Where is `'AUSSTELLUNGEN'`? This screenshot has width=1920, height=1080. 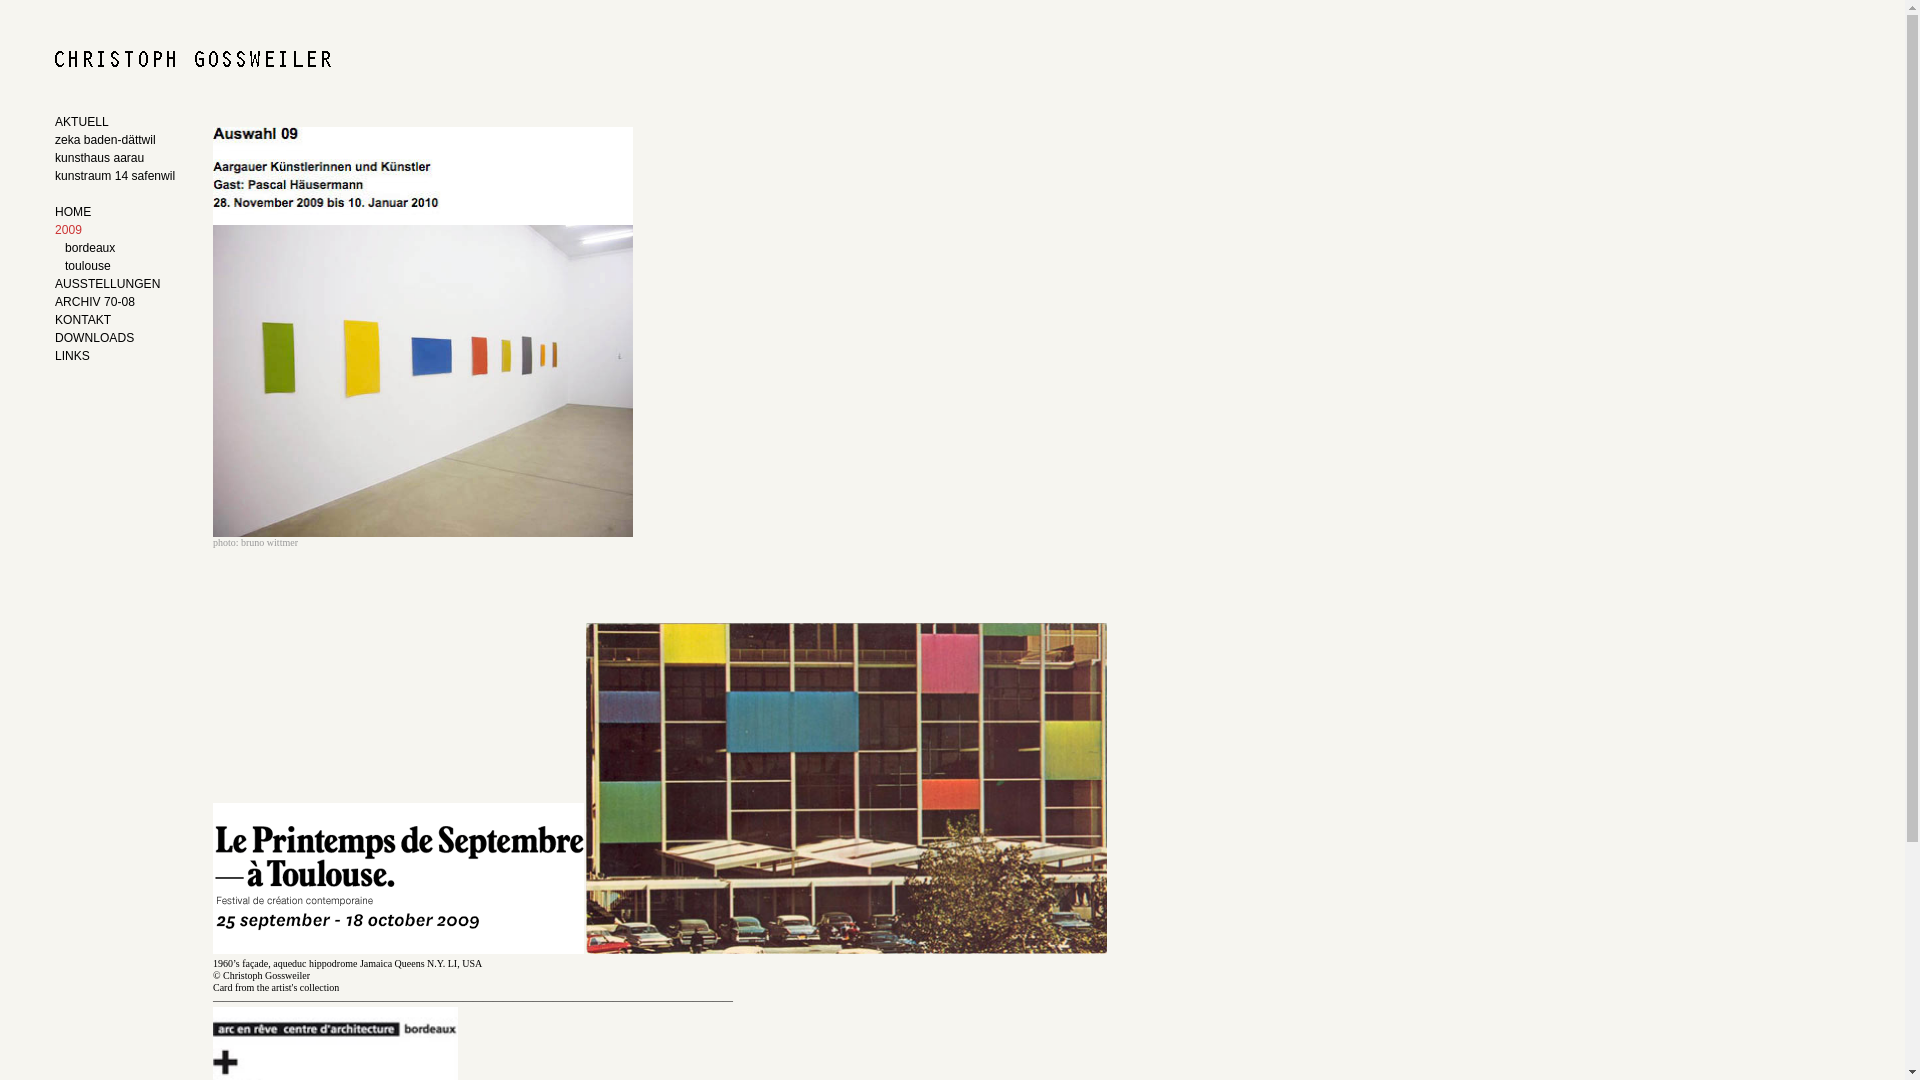 'AUSSTELLUNGEN' is located at coordinates (104, 285).